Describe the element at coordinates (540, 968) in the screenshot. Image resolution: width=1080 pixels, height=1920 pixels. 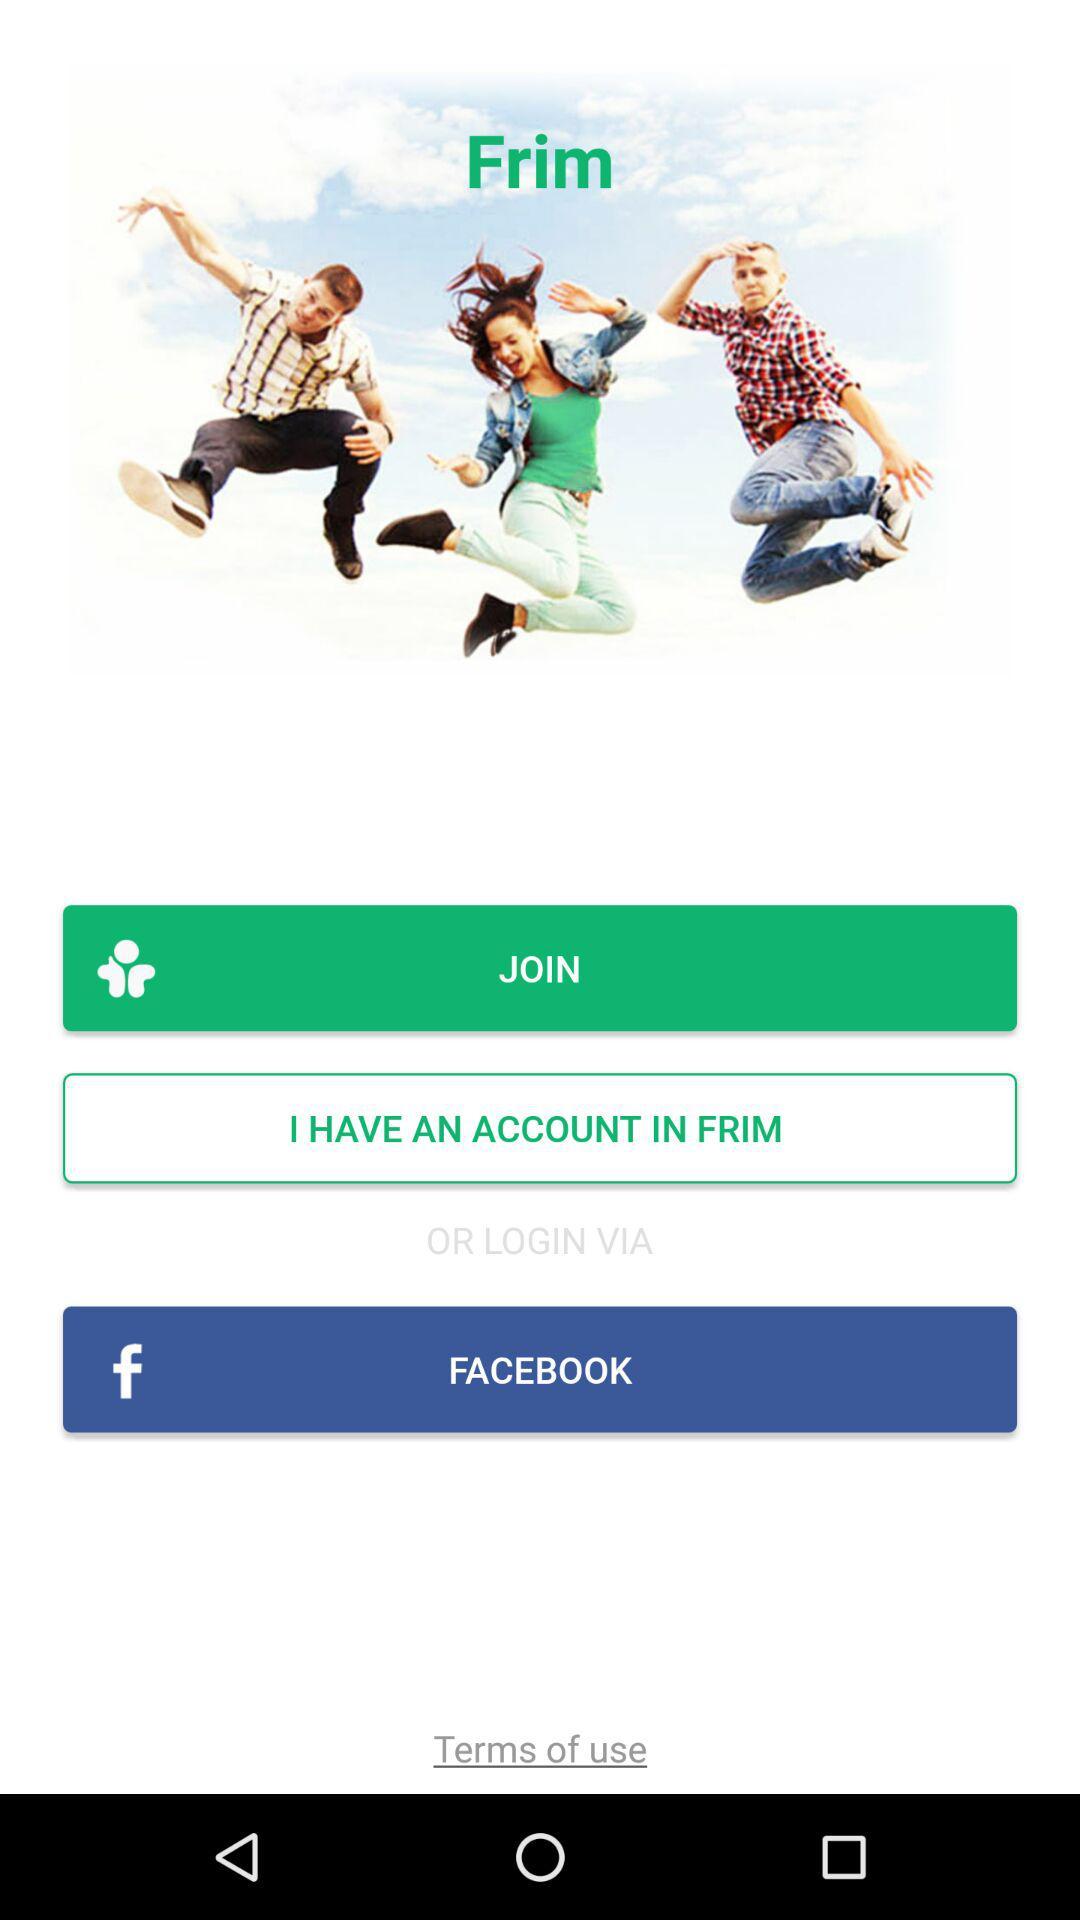
I see `join icon` at that location.